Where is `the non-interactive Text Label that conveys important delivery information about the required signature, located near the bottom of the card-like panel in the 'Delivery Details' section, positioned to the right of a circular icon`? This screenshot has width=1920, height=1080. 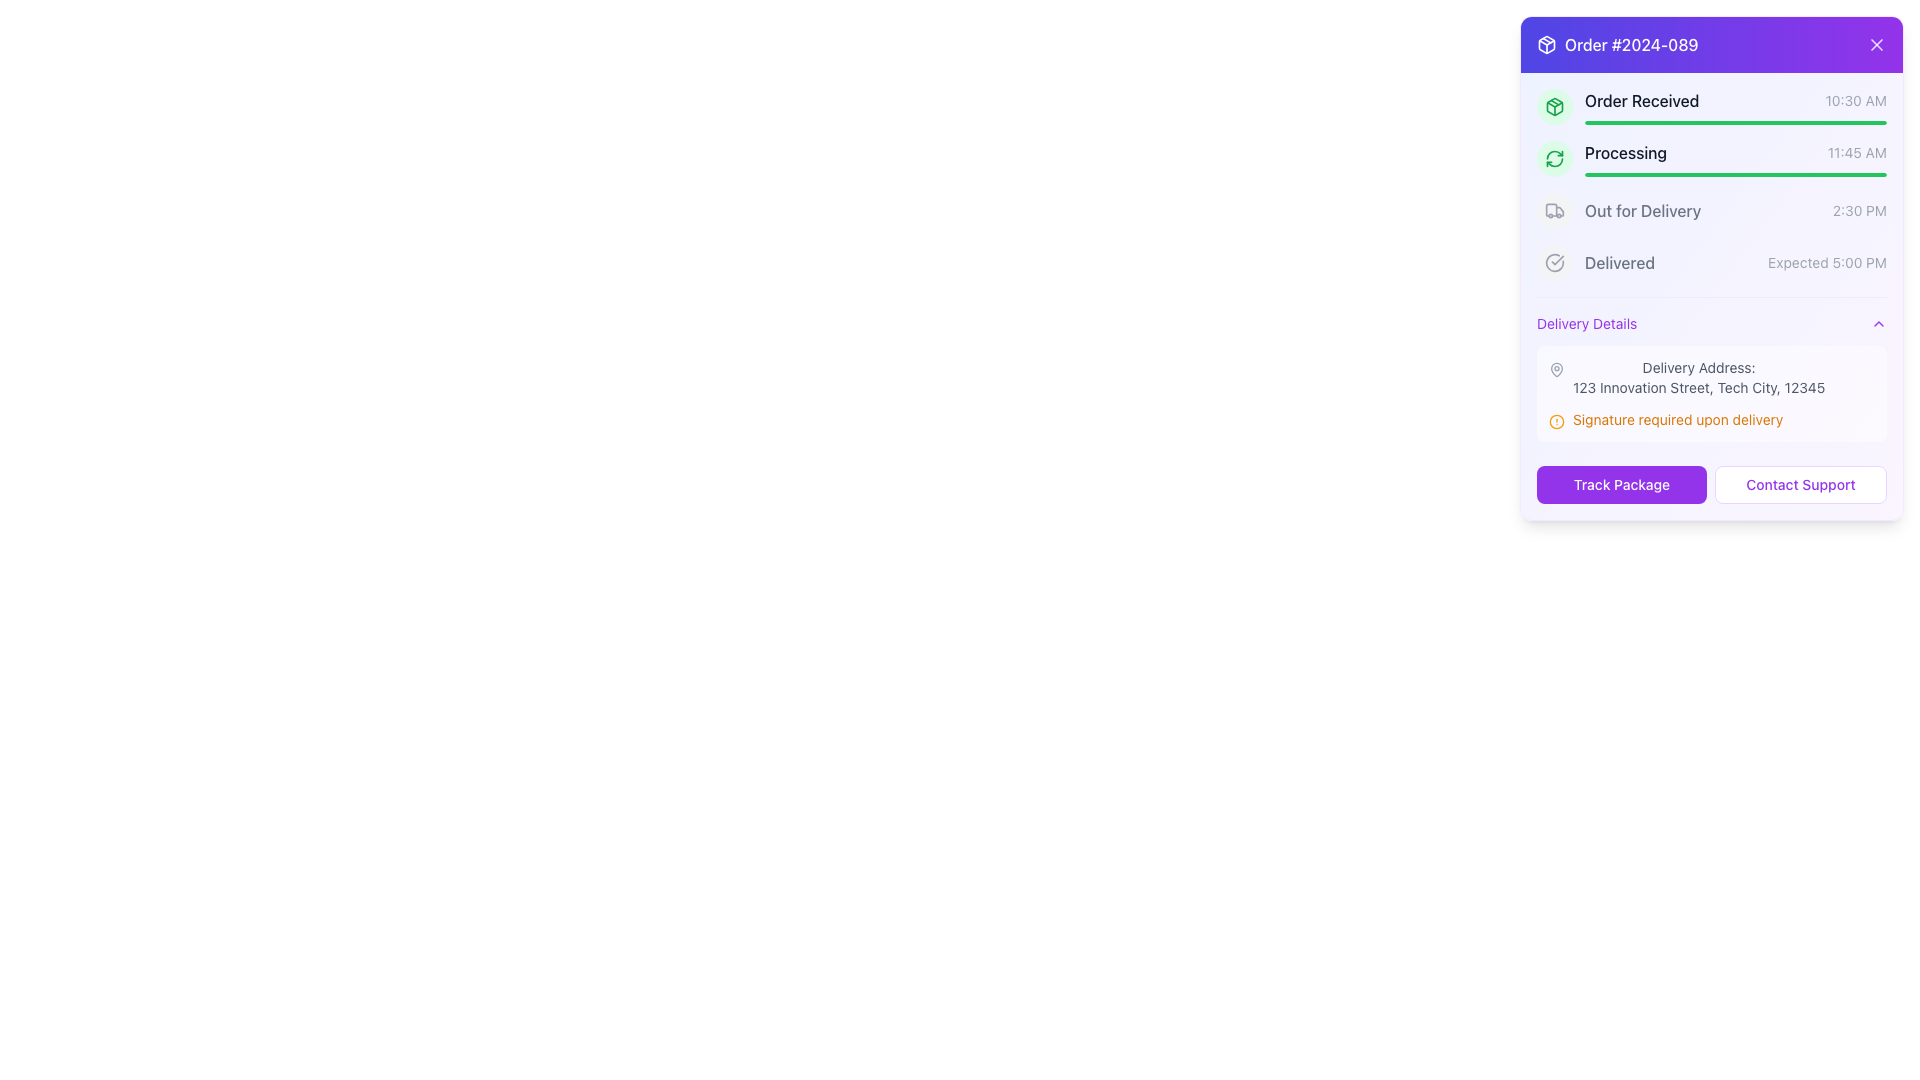 the non-interactive Text Label that conveys important delivery information about the required signature, located near the bottom of the card-like panel in the 'Delivery Details' section, positioned to the right of a circular icon is located at coordinates (1678, 419).